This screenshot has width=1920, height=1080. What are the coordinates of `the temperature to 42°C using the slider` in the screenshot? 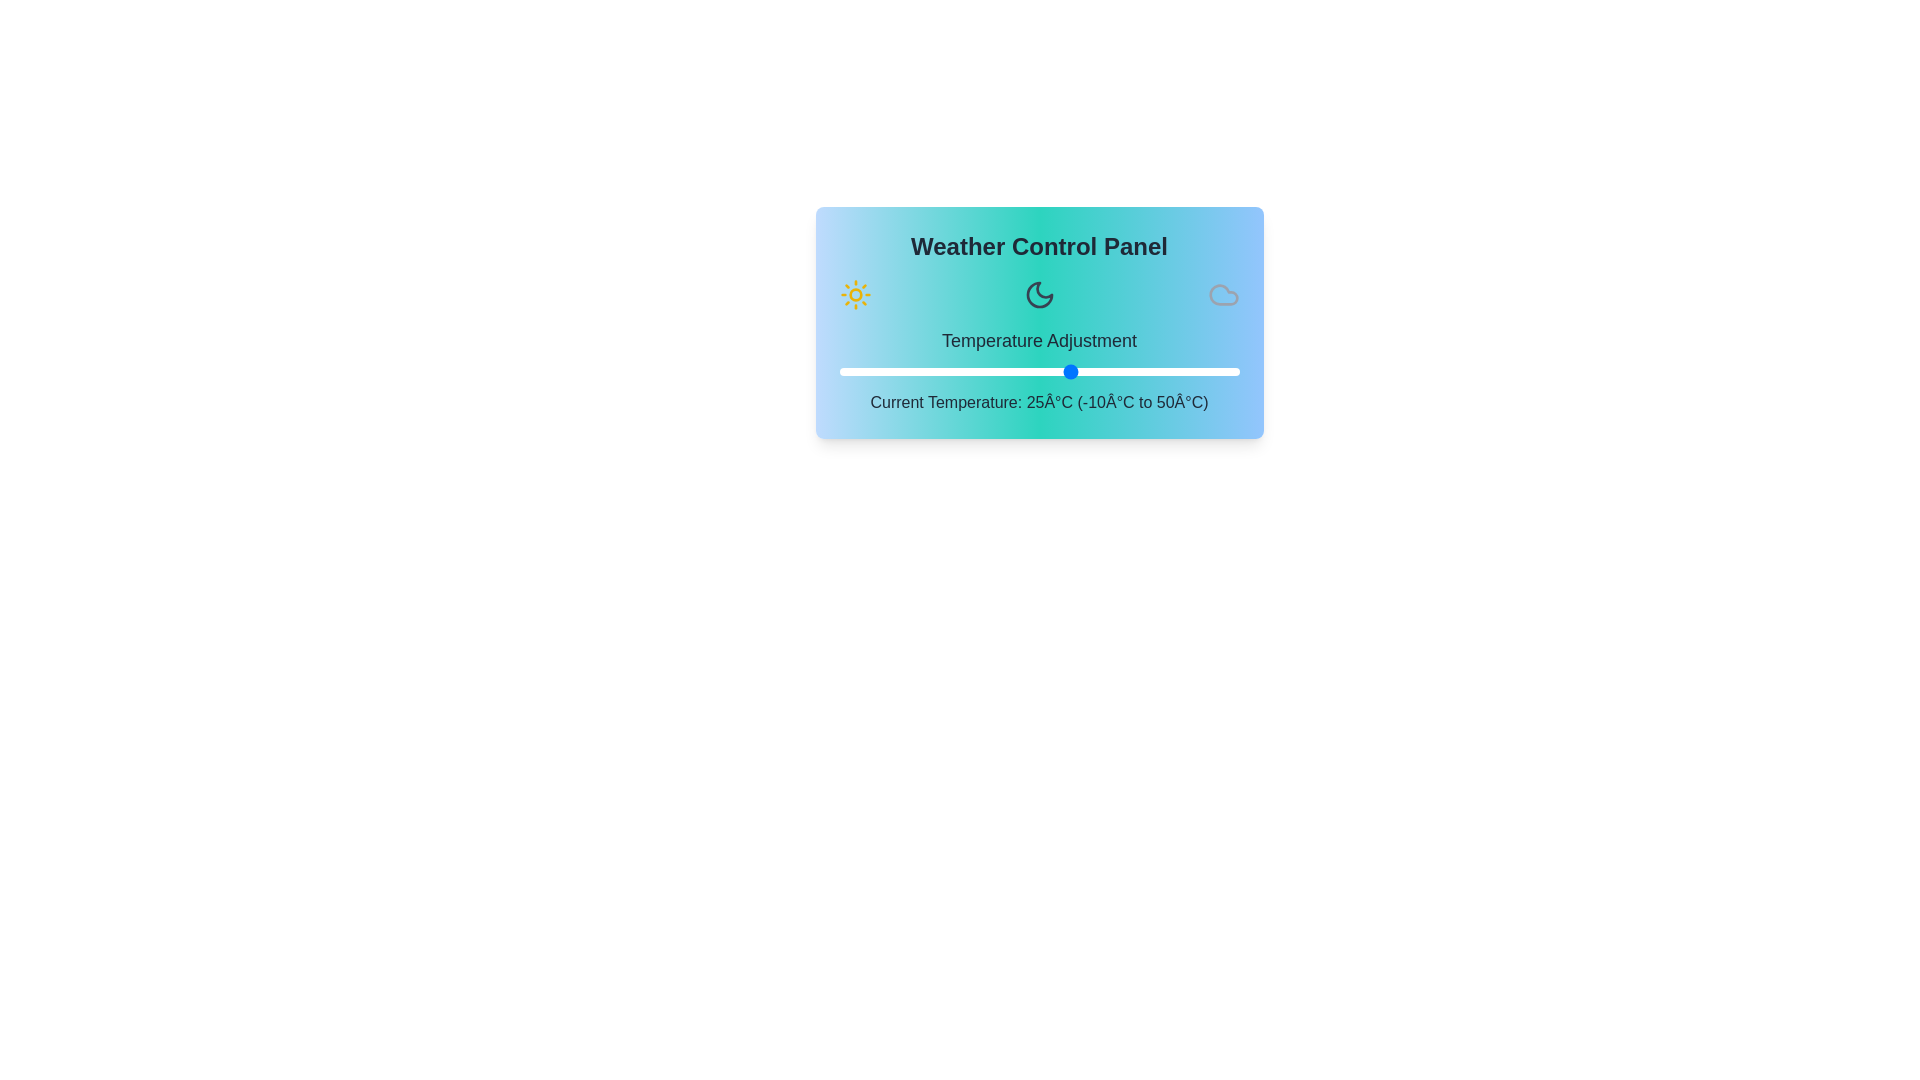 It's located at (1186, 371).